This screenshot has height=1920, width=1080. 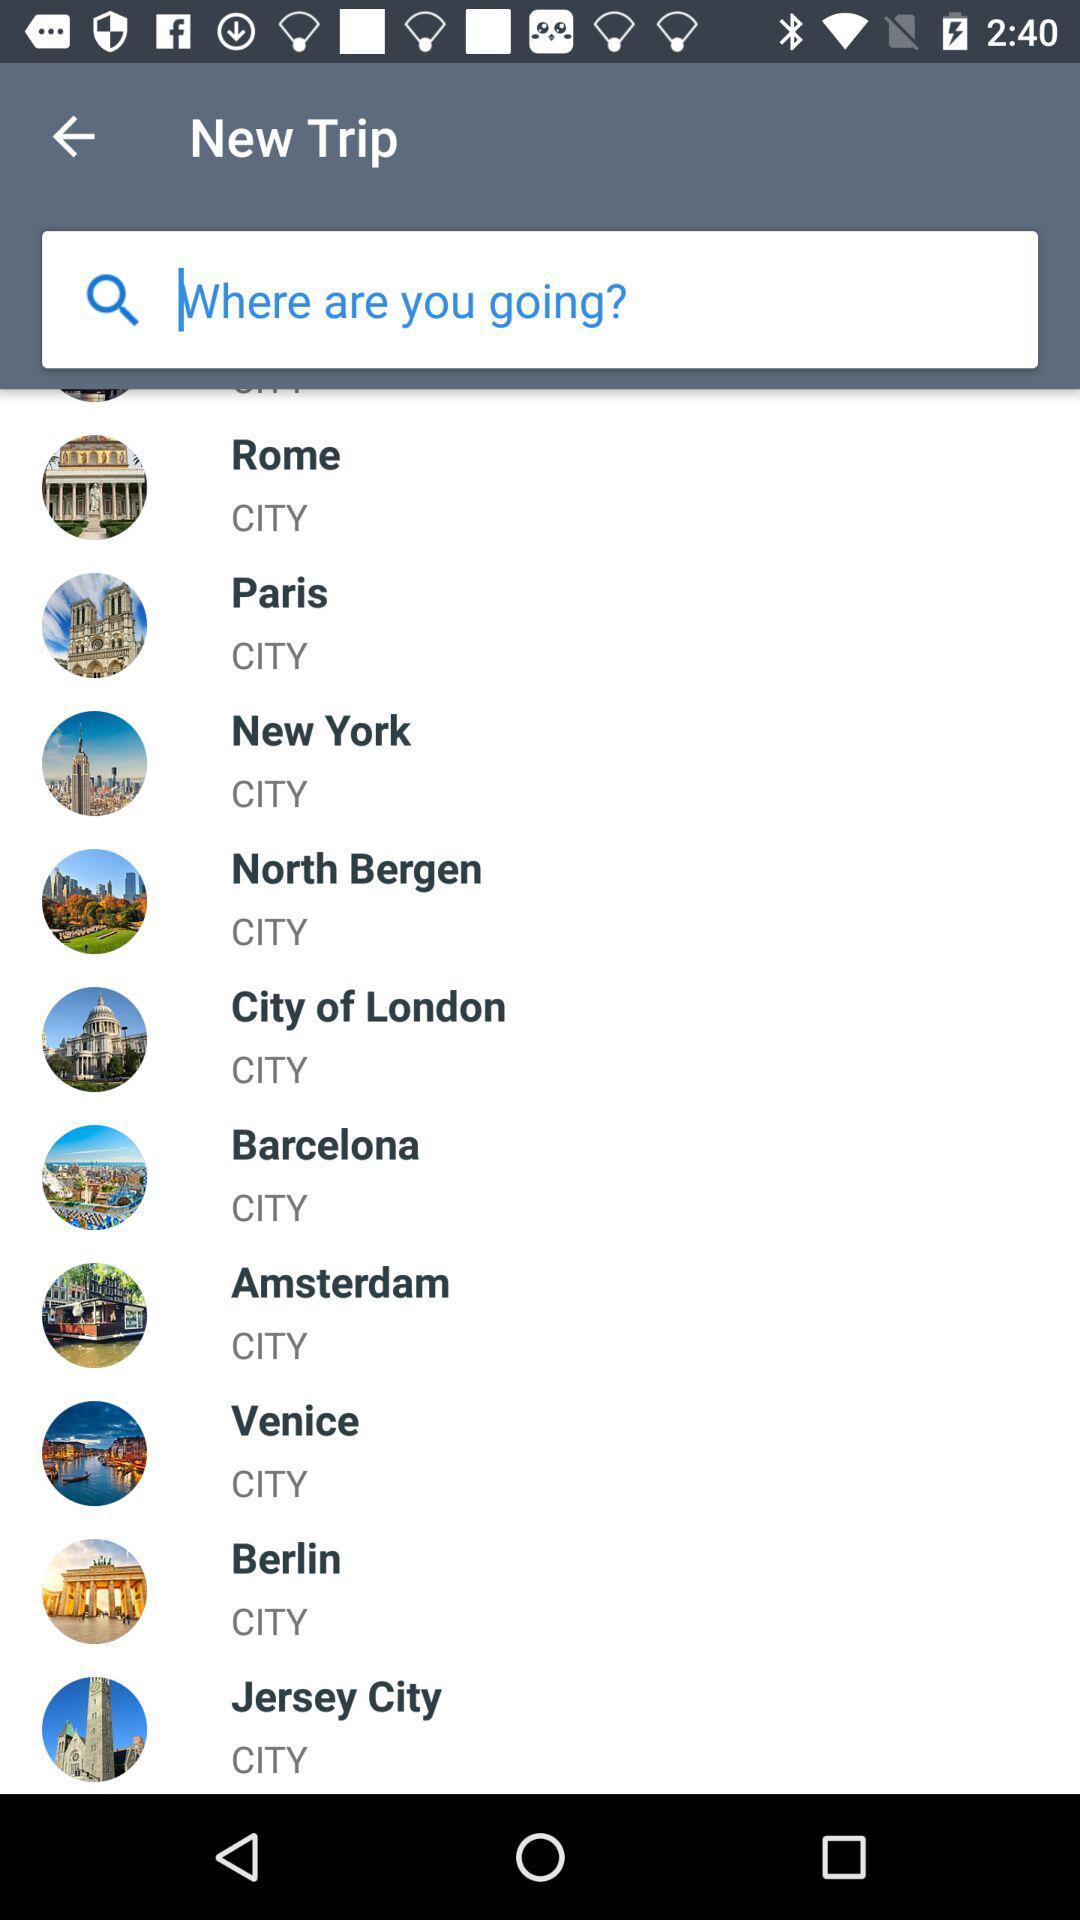 I want to click on tap the north bergens image, so click(x=94, y=900).